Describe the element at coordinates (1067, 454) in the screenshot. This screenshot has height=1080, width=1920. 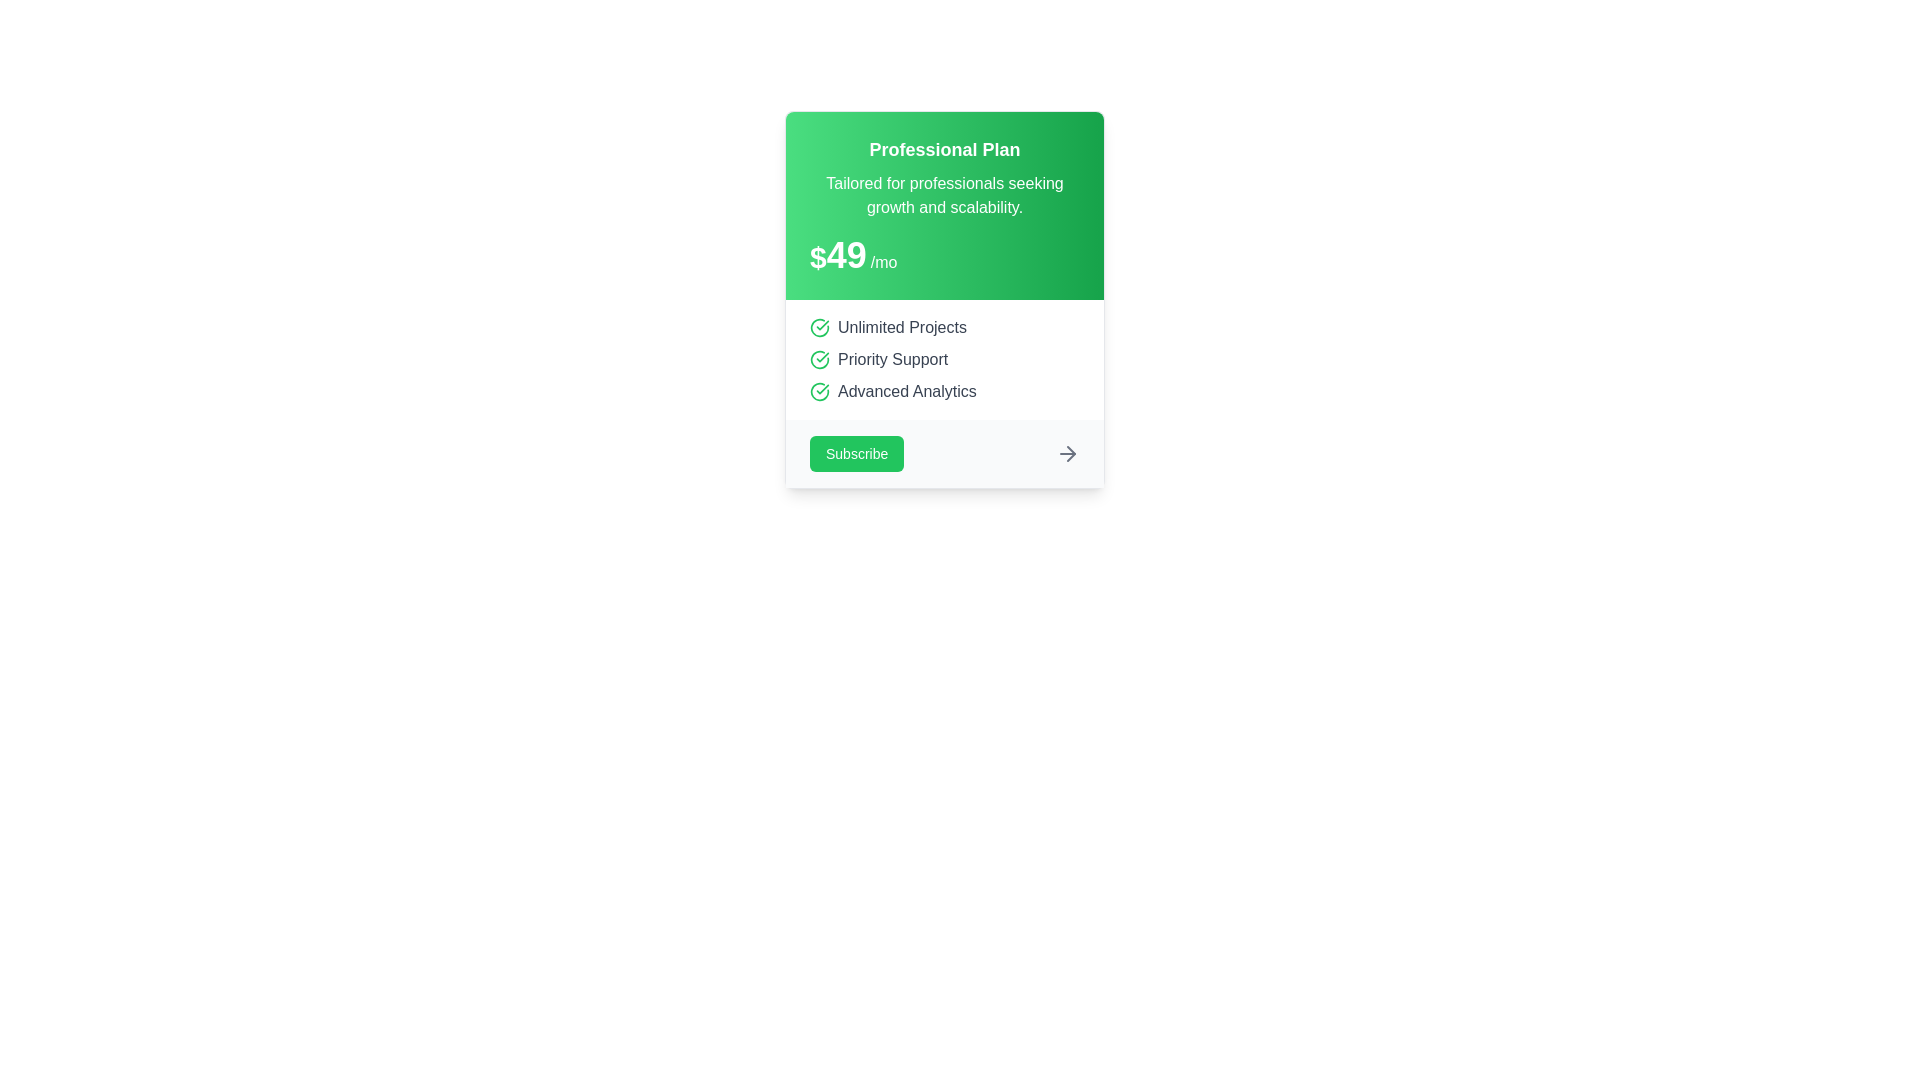
I see `the rightward arrow icon, which is a minimalist gray arrow located to the right of the green 'Subscribe' button in the lower section of the subscription card` at that location.